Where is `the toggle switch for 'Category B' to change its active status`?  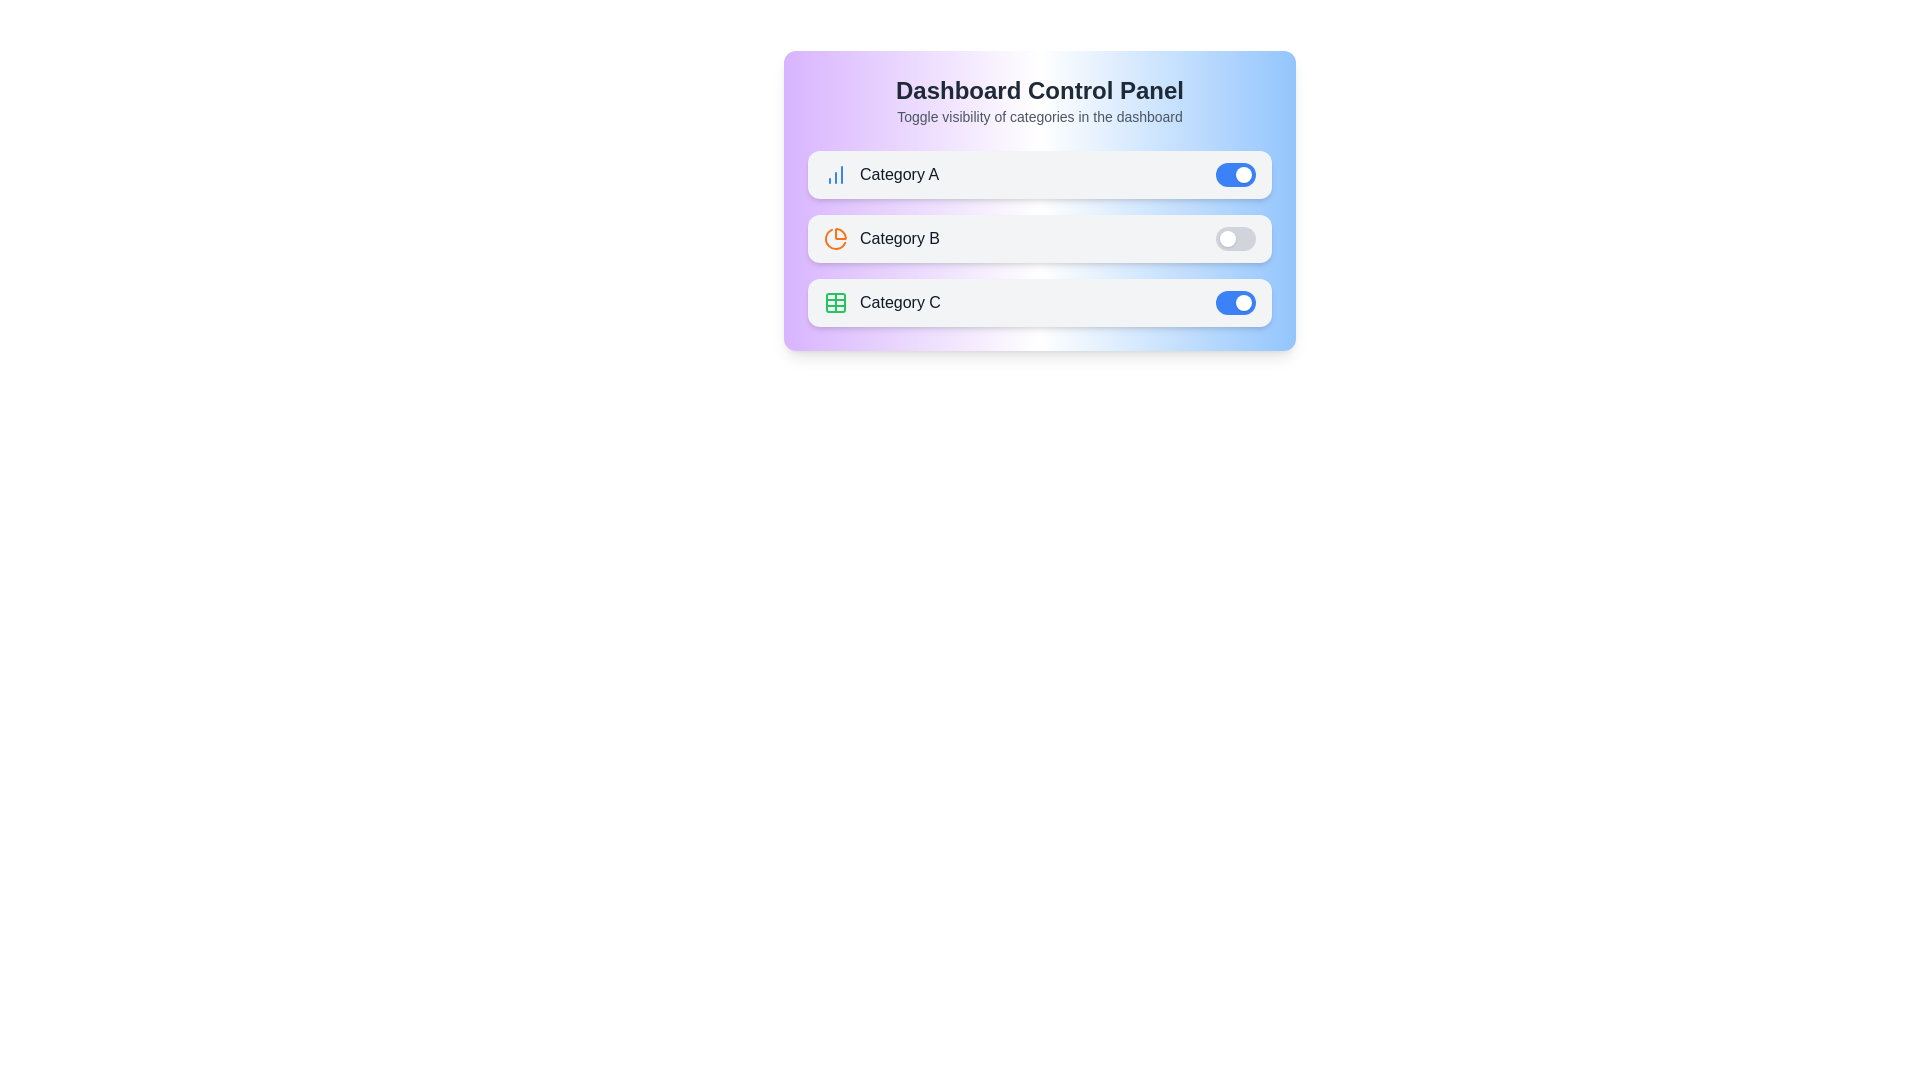 the toggle switch for 'Category B' to change its active status is located at coordinates (1235, 238).